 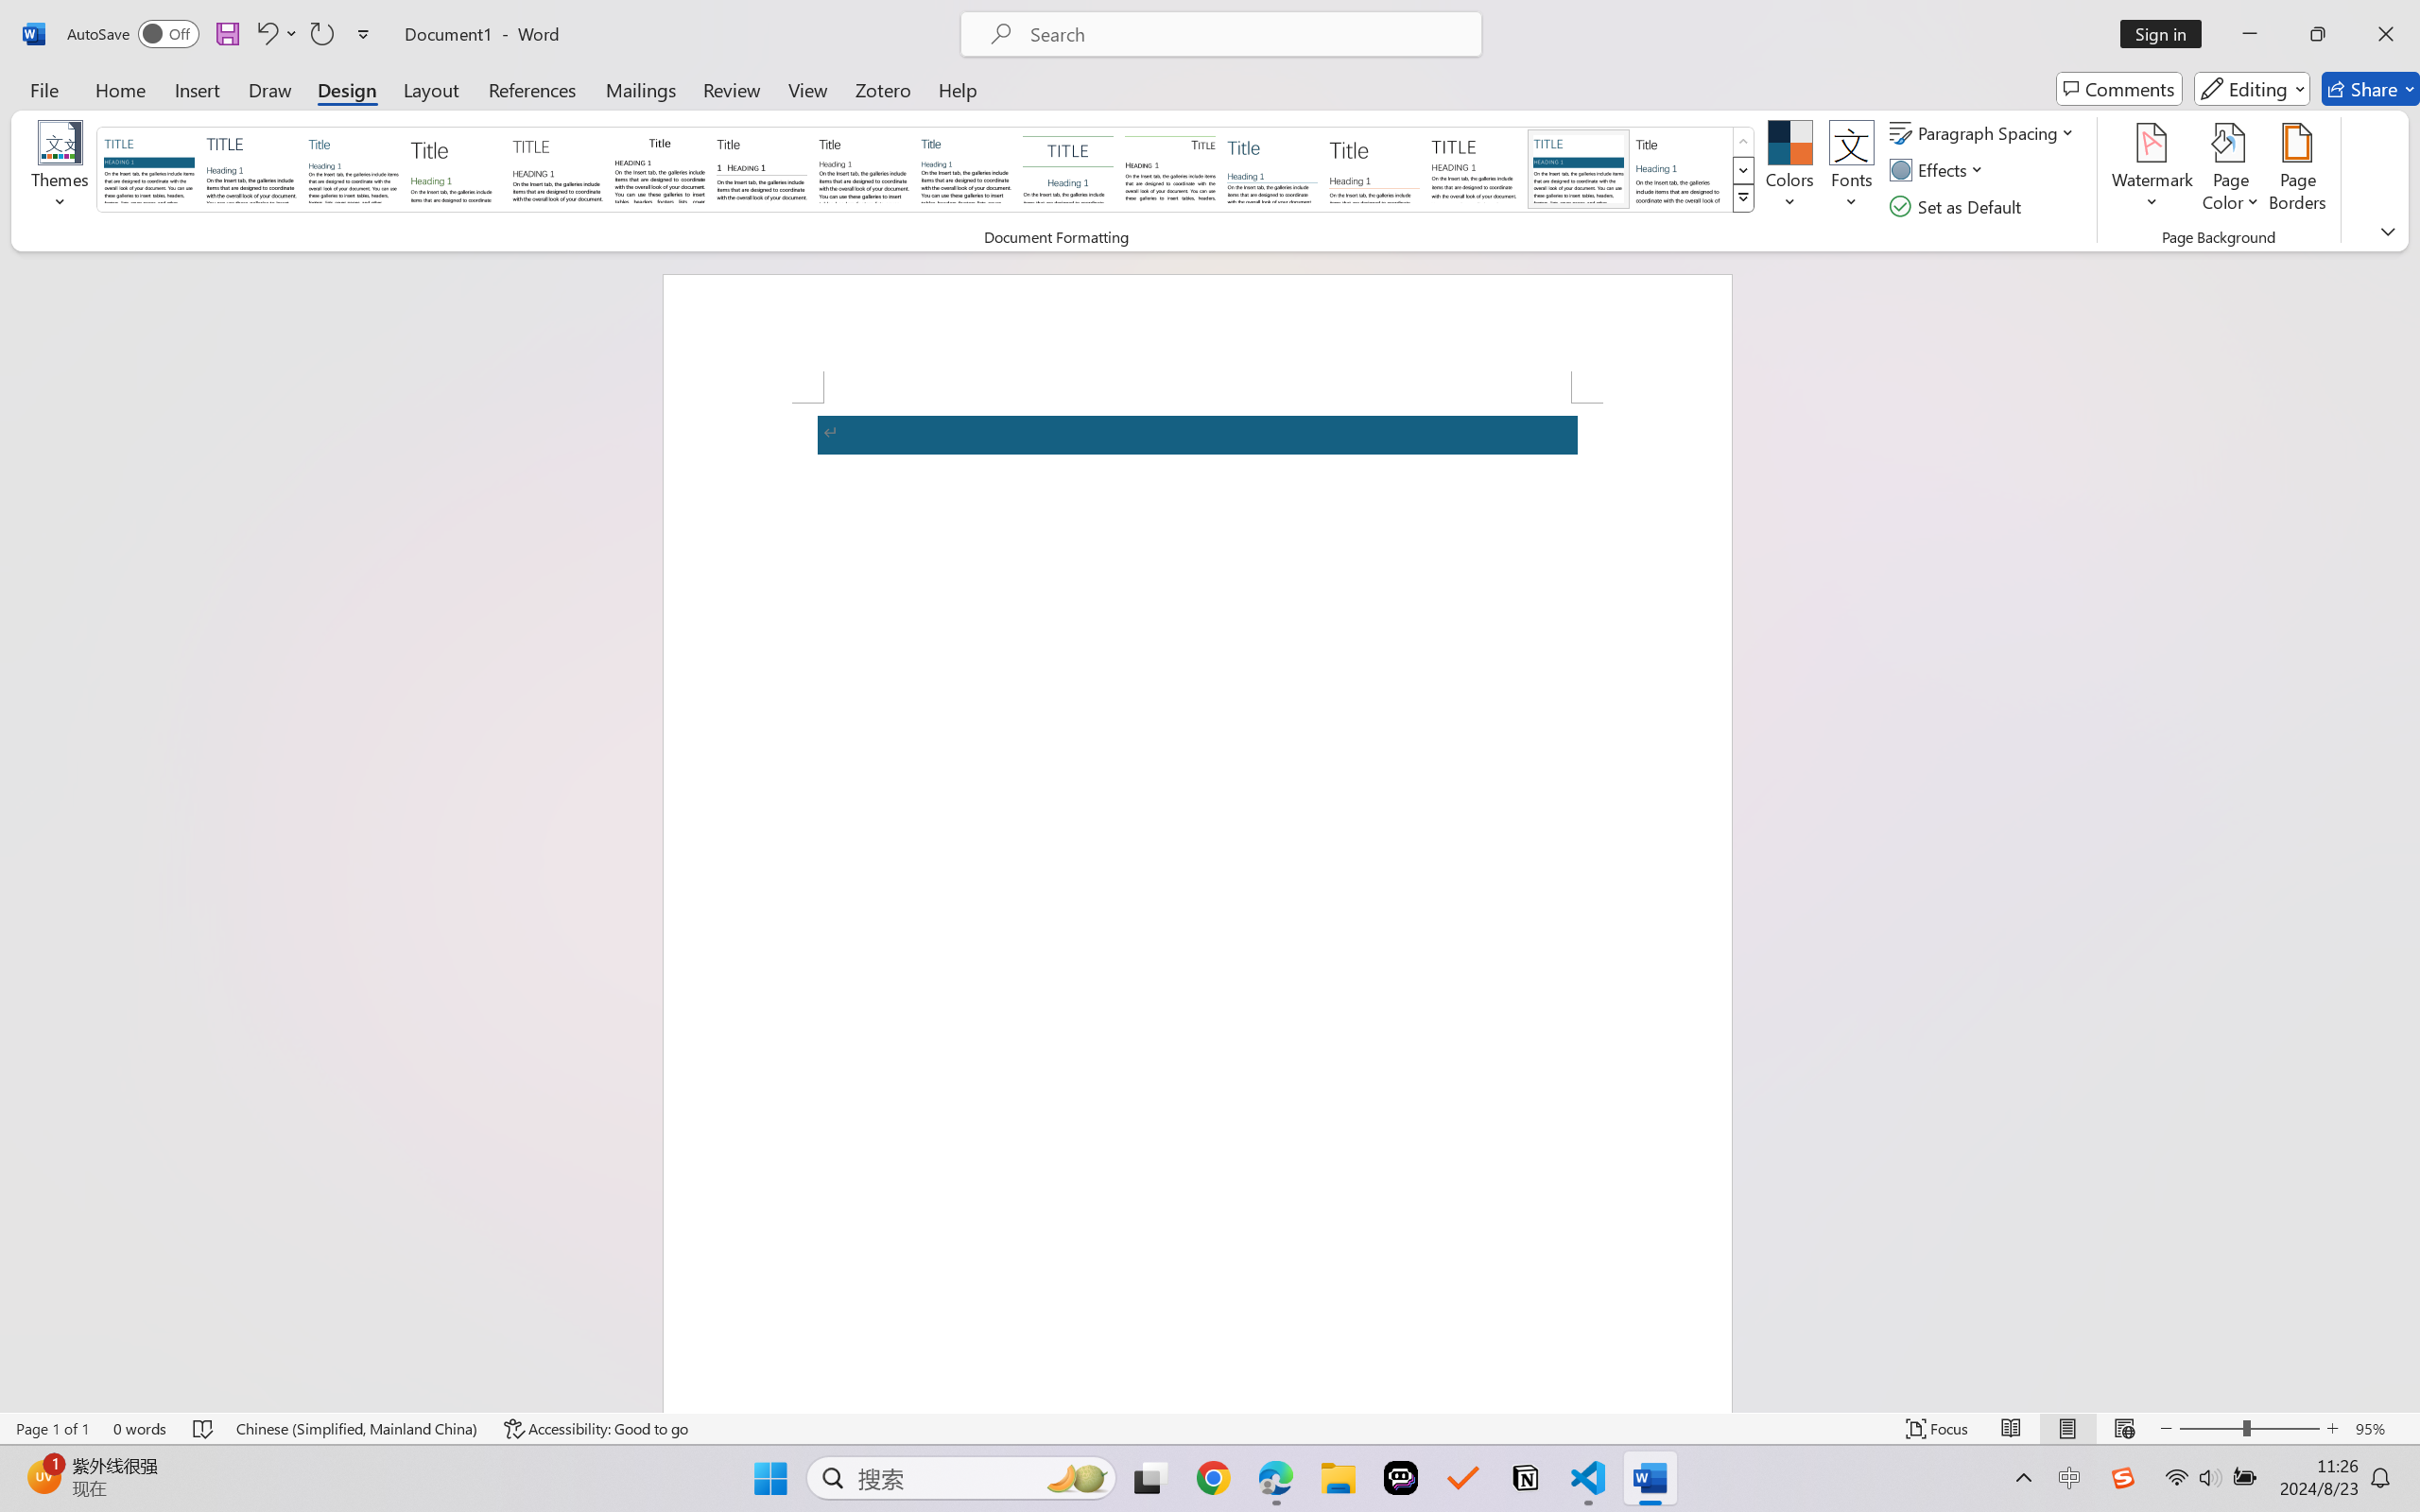 I want to click on 'Casual', so click(x=964, y=168).